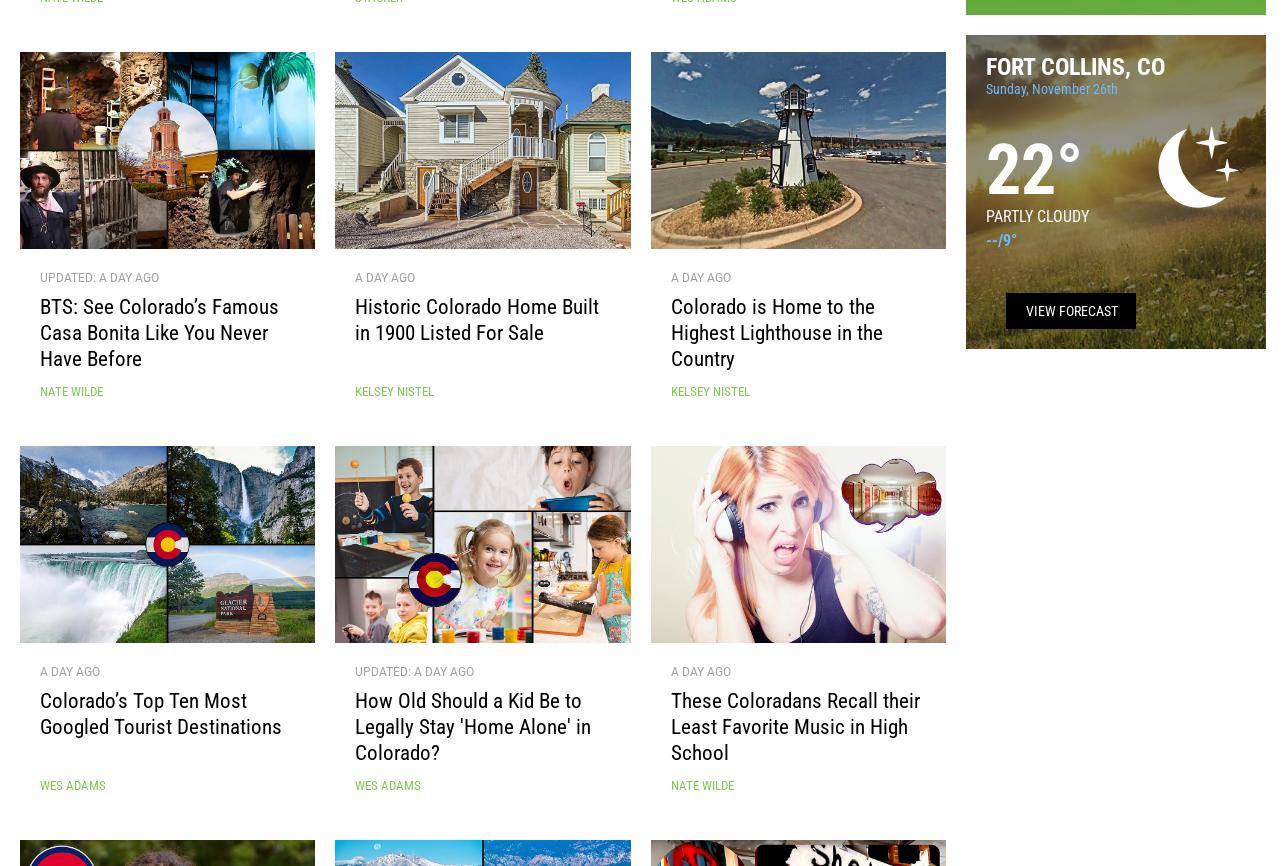  What do you see at coordinates (161, 720) in the screenshot?
I see `'Colorado’s Top Ten Most Googled Tourist Destinations'` at bounding box center [161, 720].